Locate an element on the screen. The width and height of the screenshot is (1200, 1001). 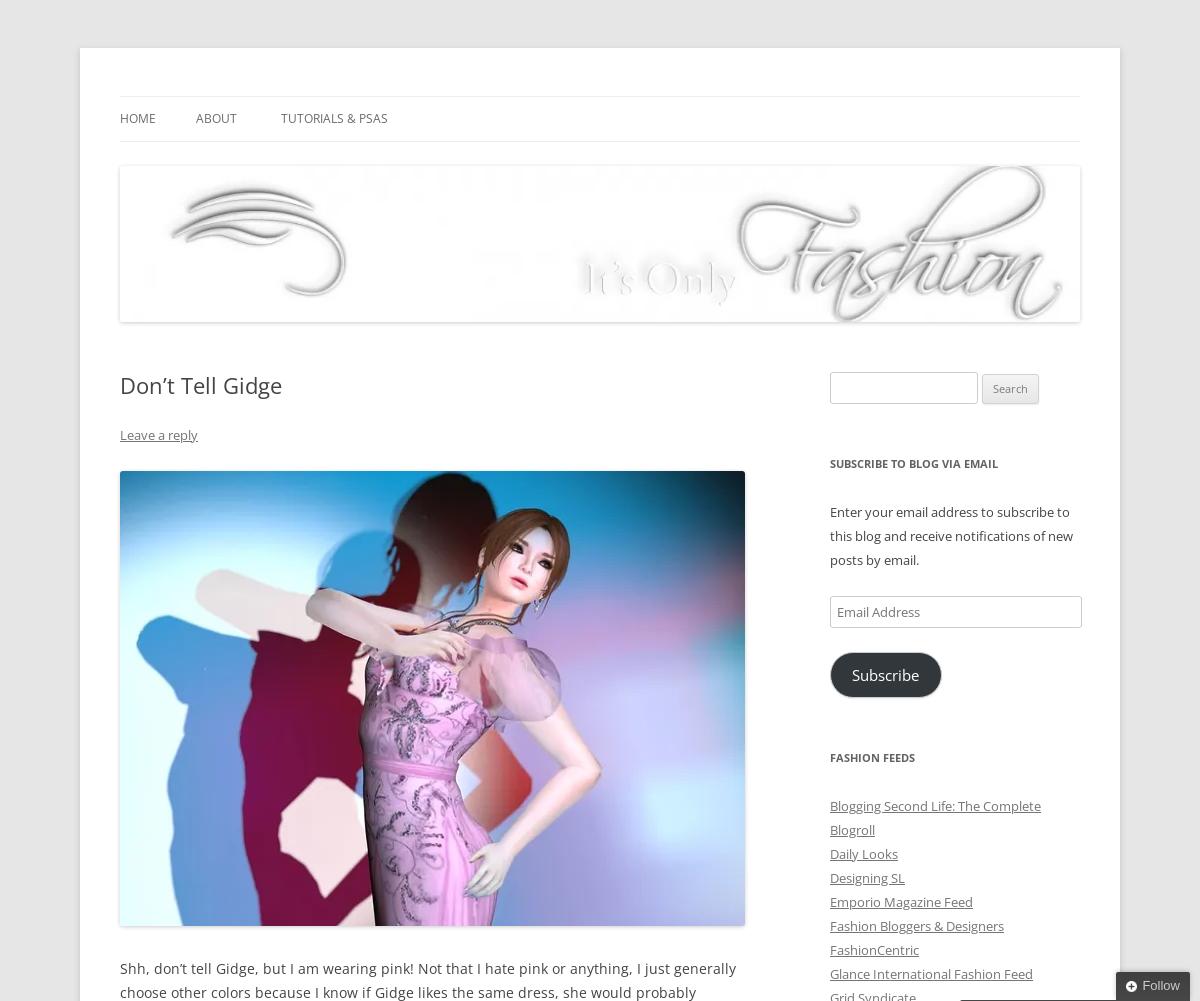
'Don’t Tell Gidge' is located at coordinates (200, 383).